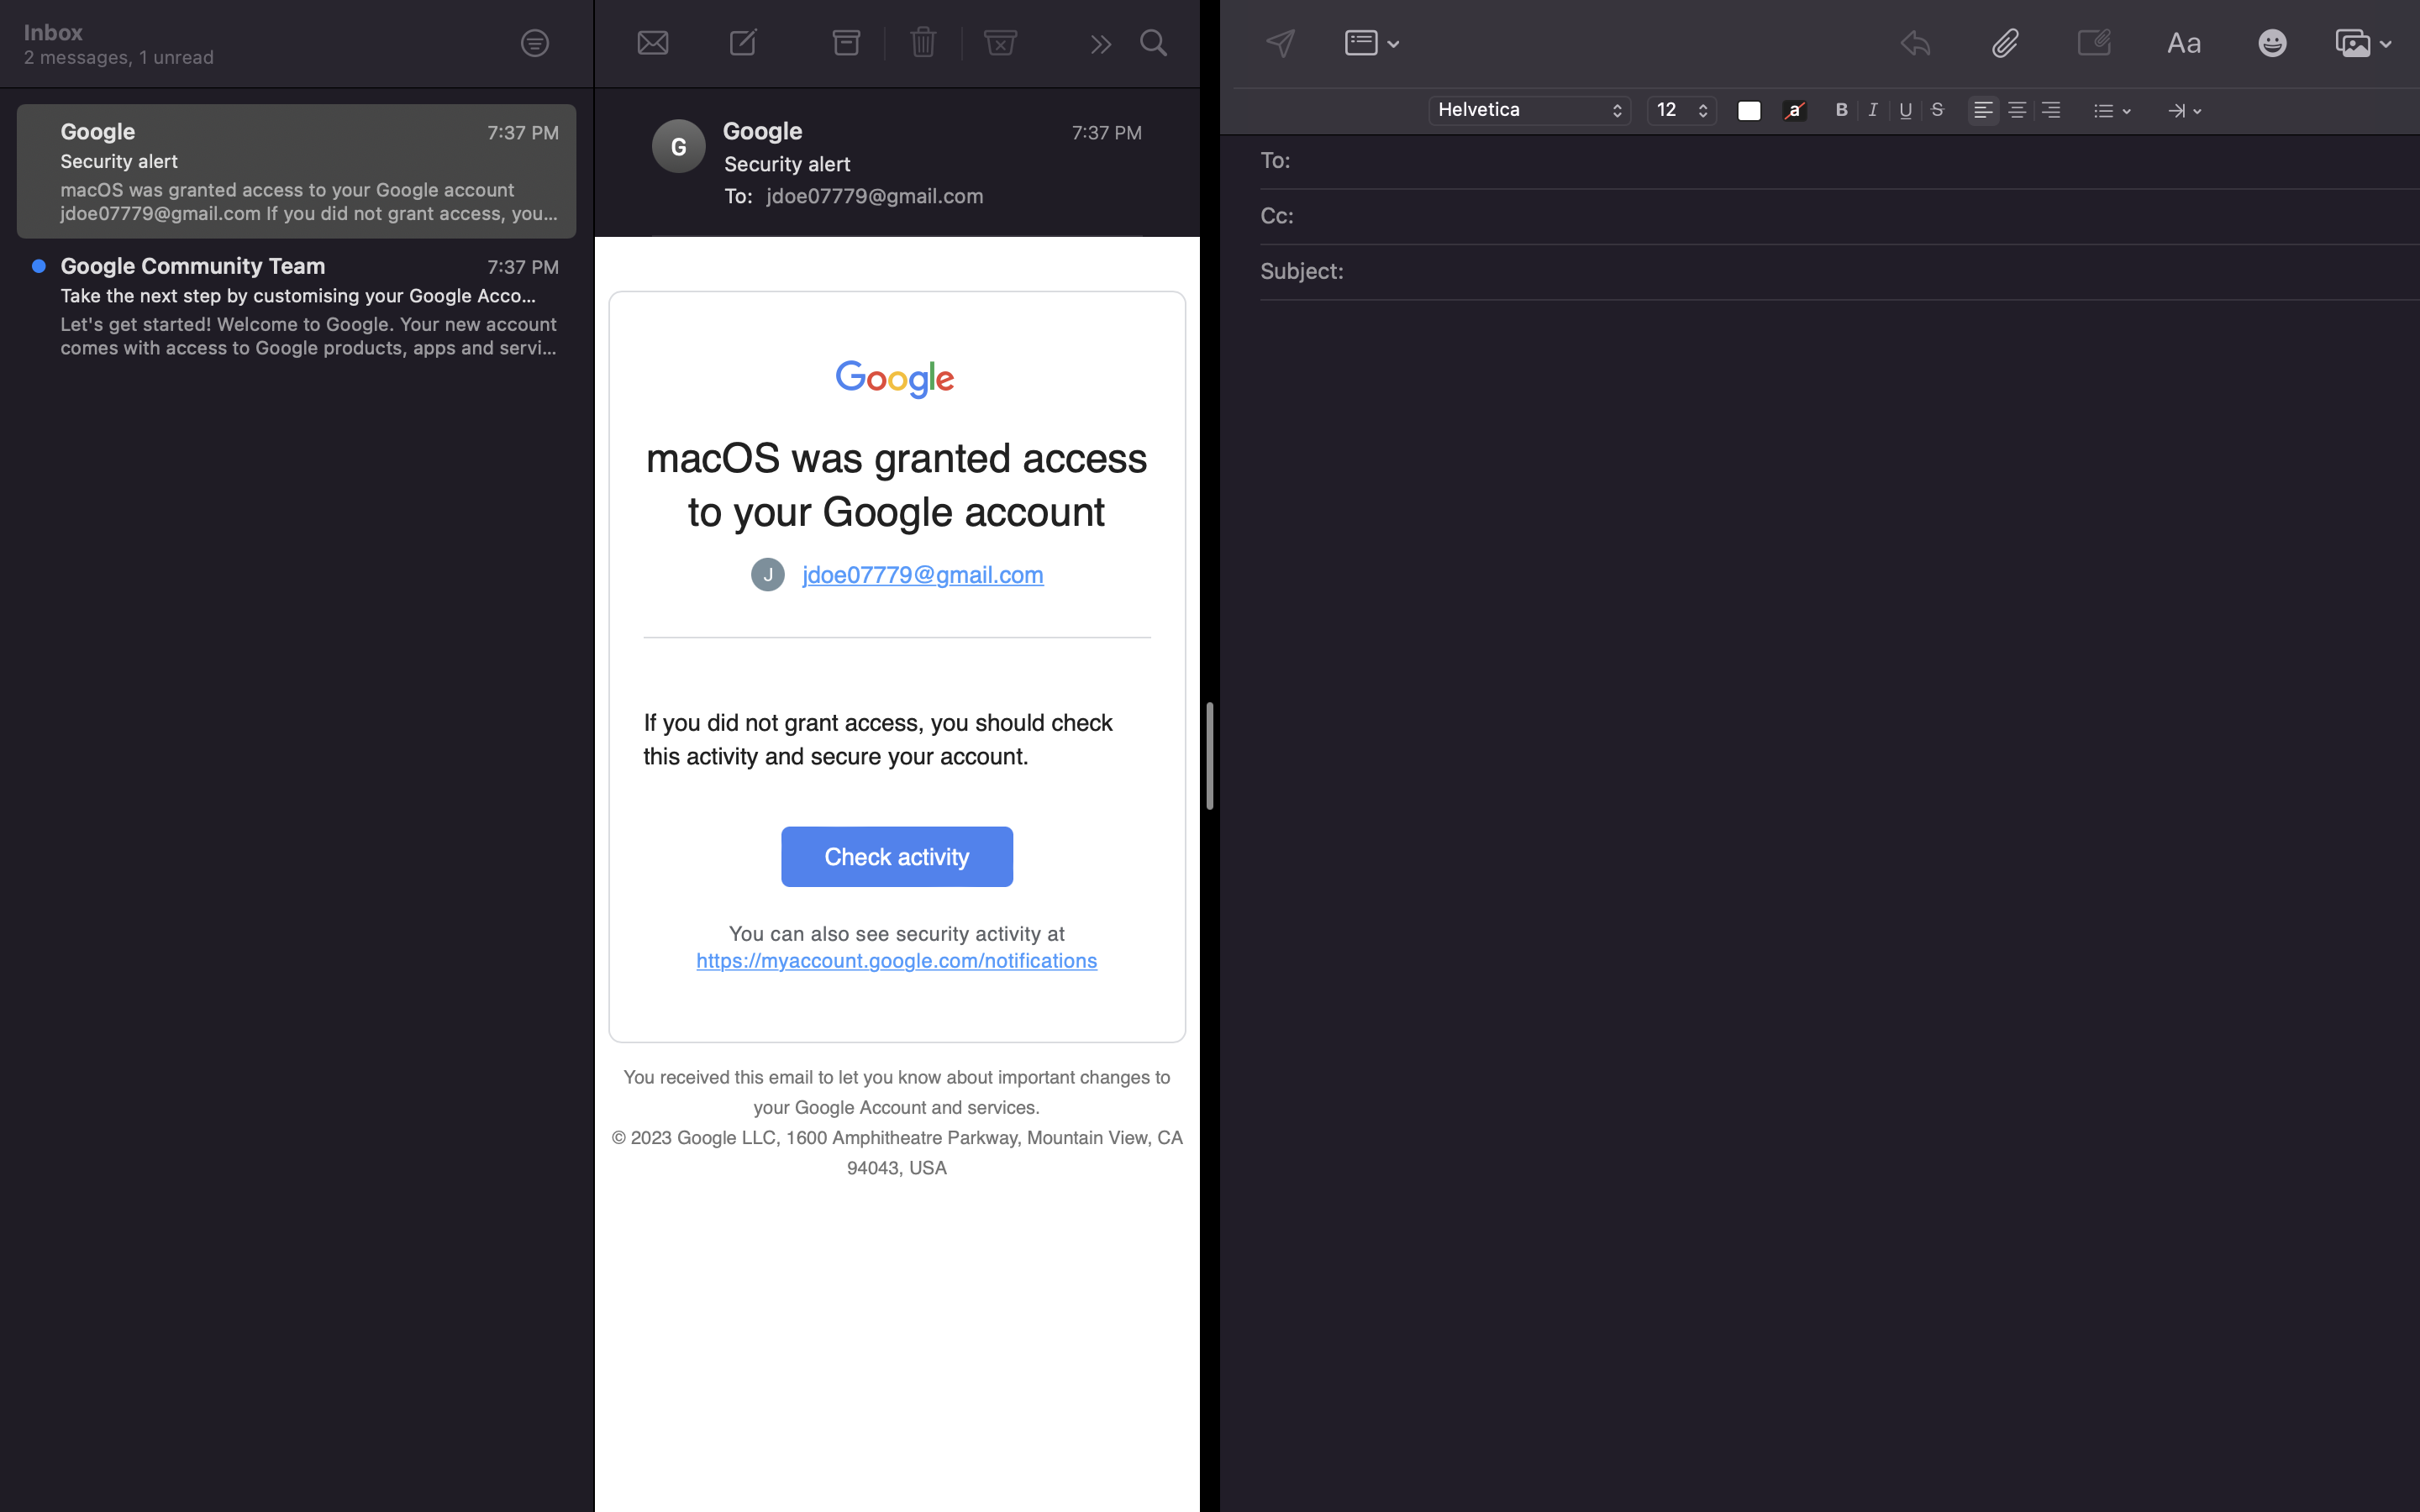 The image size is (2420, 1512). I want to click on Respond to selected email, so click(1096, 46).